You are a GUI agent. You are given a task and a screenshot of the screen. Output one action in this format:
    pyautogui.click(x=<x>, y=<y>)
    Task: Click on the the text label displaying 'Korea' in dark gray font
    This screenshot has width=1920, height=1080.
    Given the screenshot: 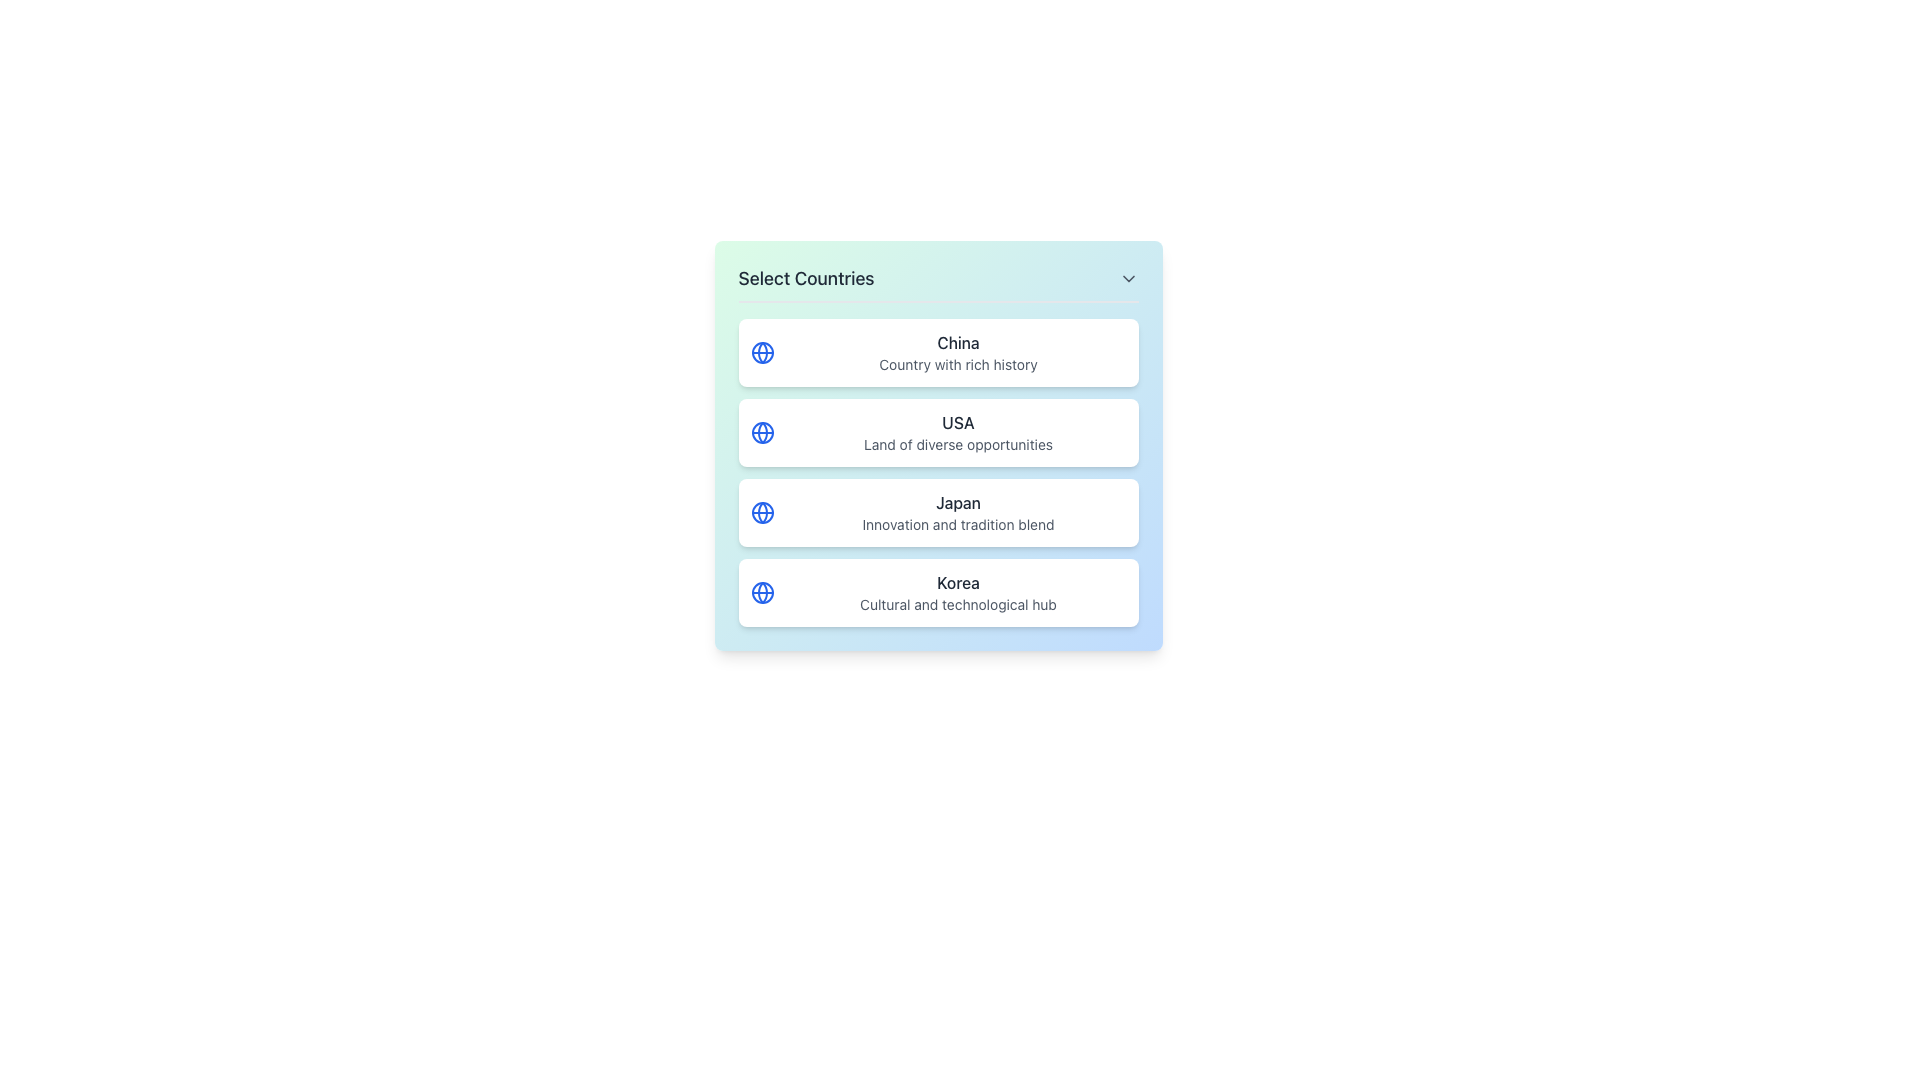 What is the action you would take?
    pyautogui.click(x=957, y=582)
    